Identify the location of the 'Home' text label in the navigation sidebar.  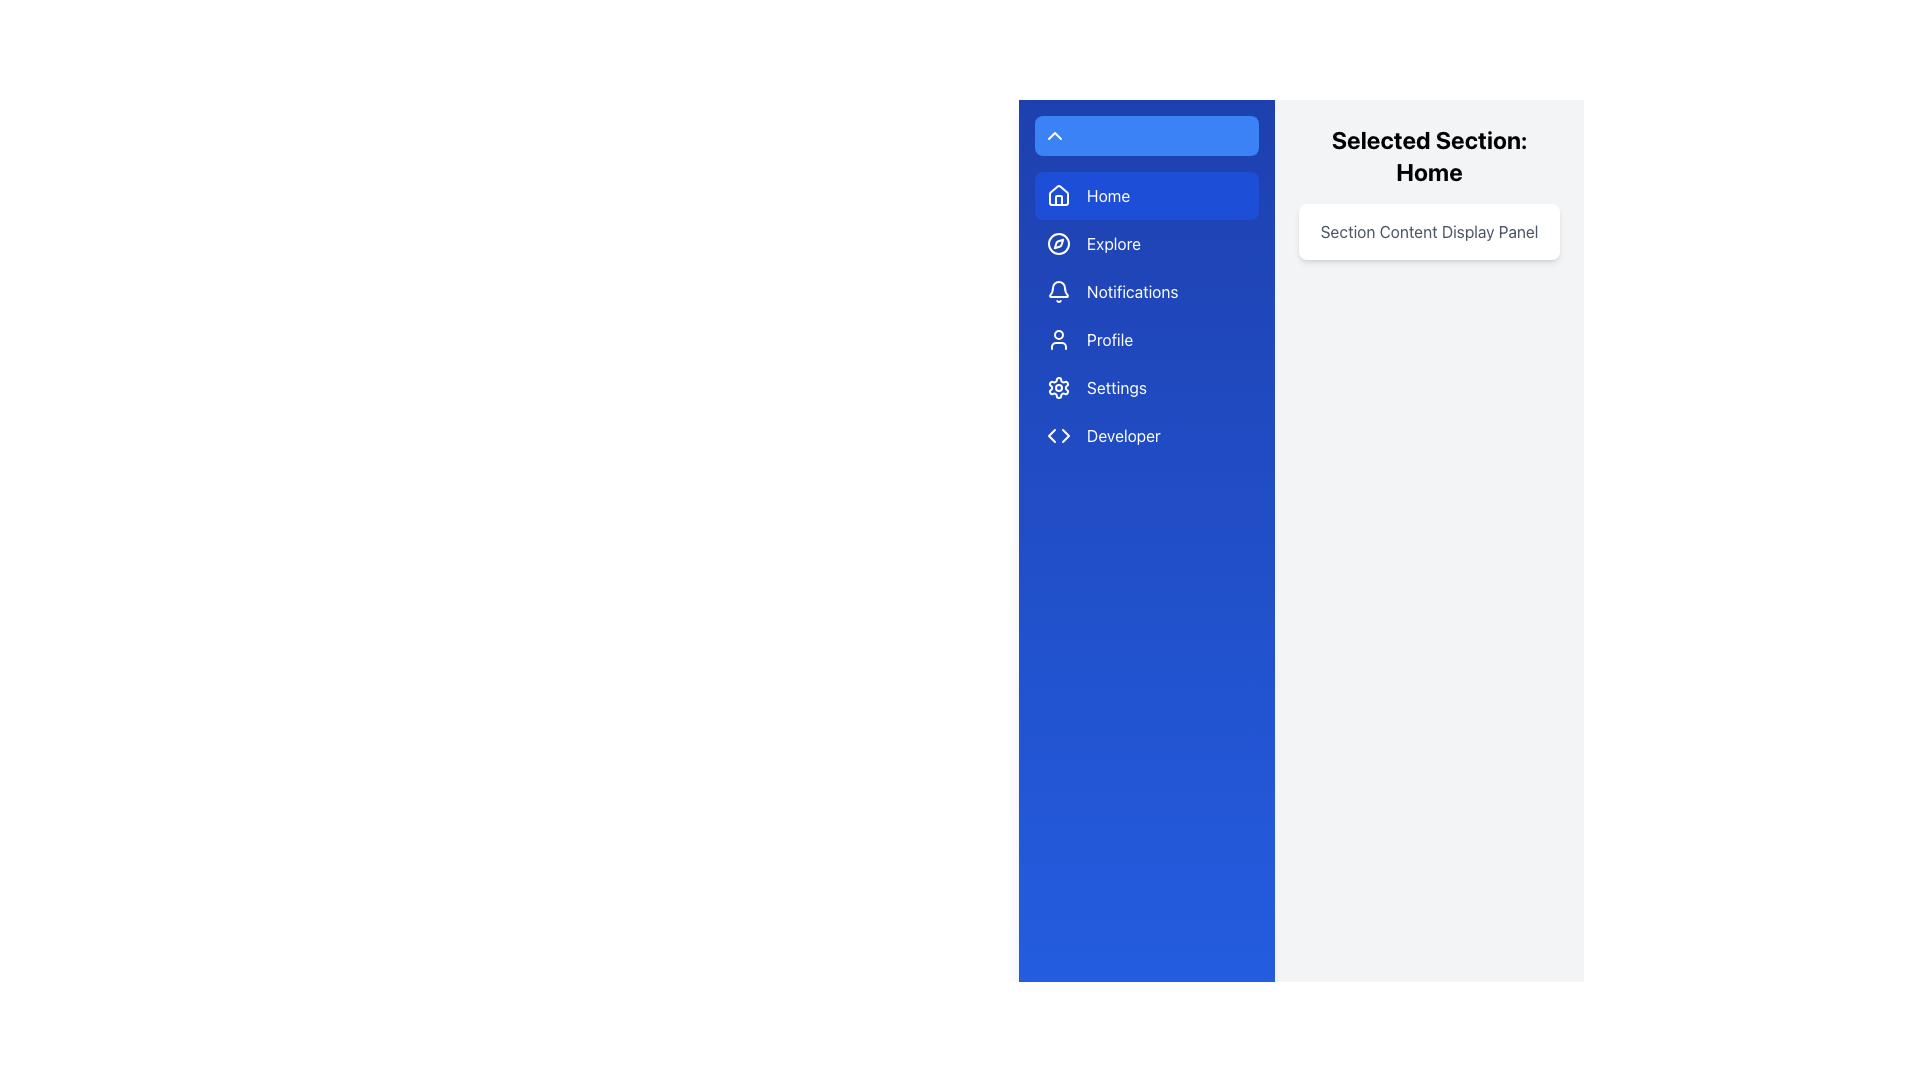
(1107, 196).